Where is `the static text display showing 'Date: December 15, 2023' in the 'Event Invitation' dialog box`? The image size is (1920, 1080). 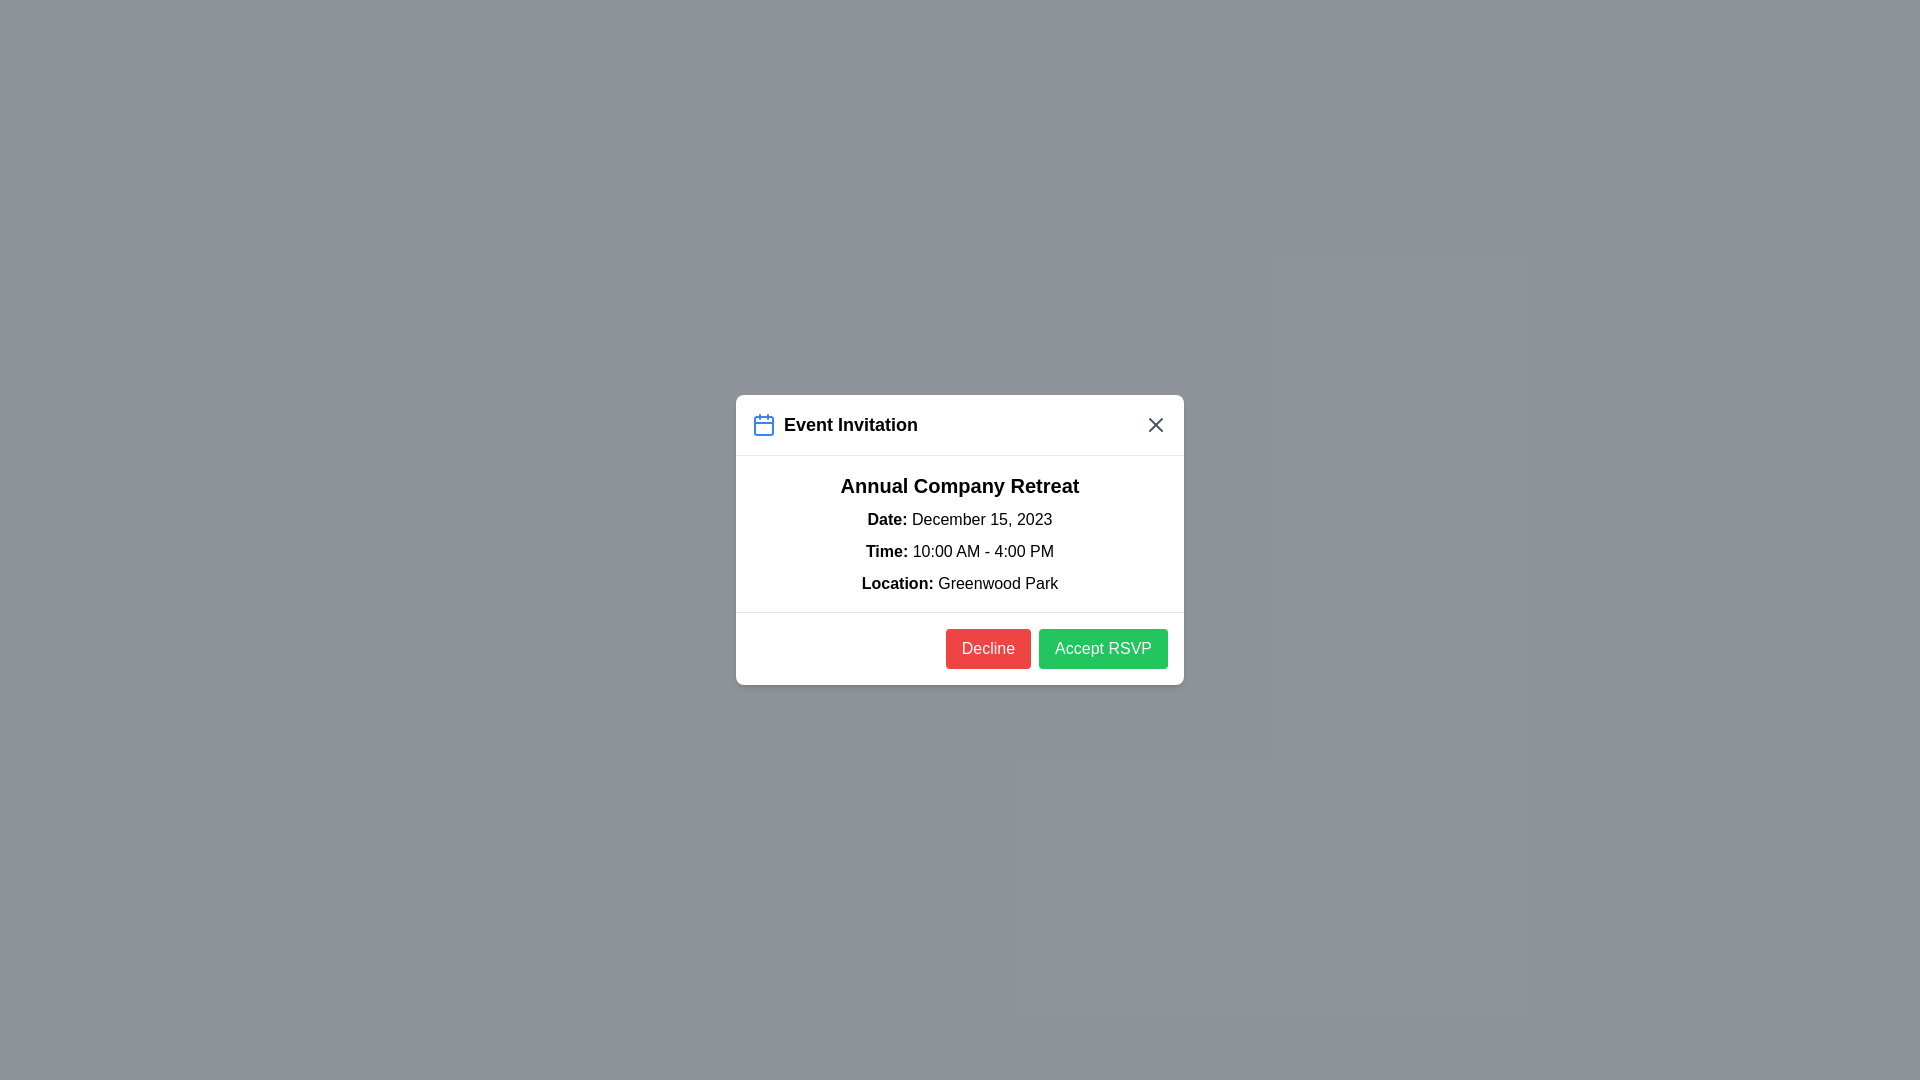
the static text display showing 'Date: December 15, 2023' in the 'Event Invitation' dialog box is located at coordinates (960, 519).